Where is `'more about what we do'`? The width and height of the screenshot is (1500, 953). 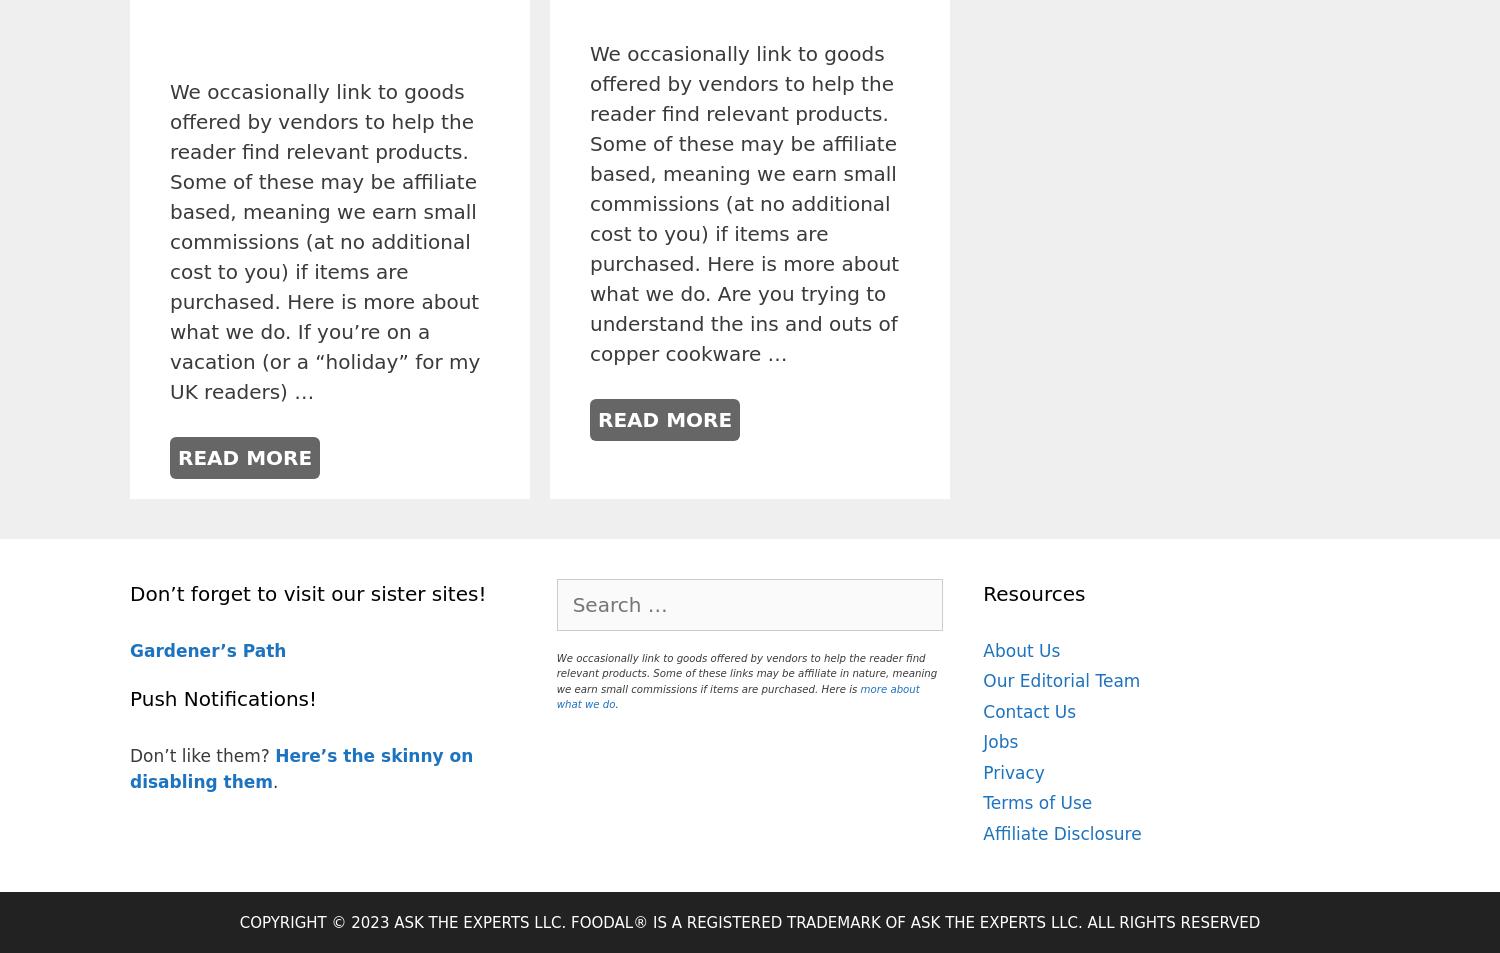 'more about what we do' is located at coordinates (736, 695).